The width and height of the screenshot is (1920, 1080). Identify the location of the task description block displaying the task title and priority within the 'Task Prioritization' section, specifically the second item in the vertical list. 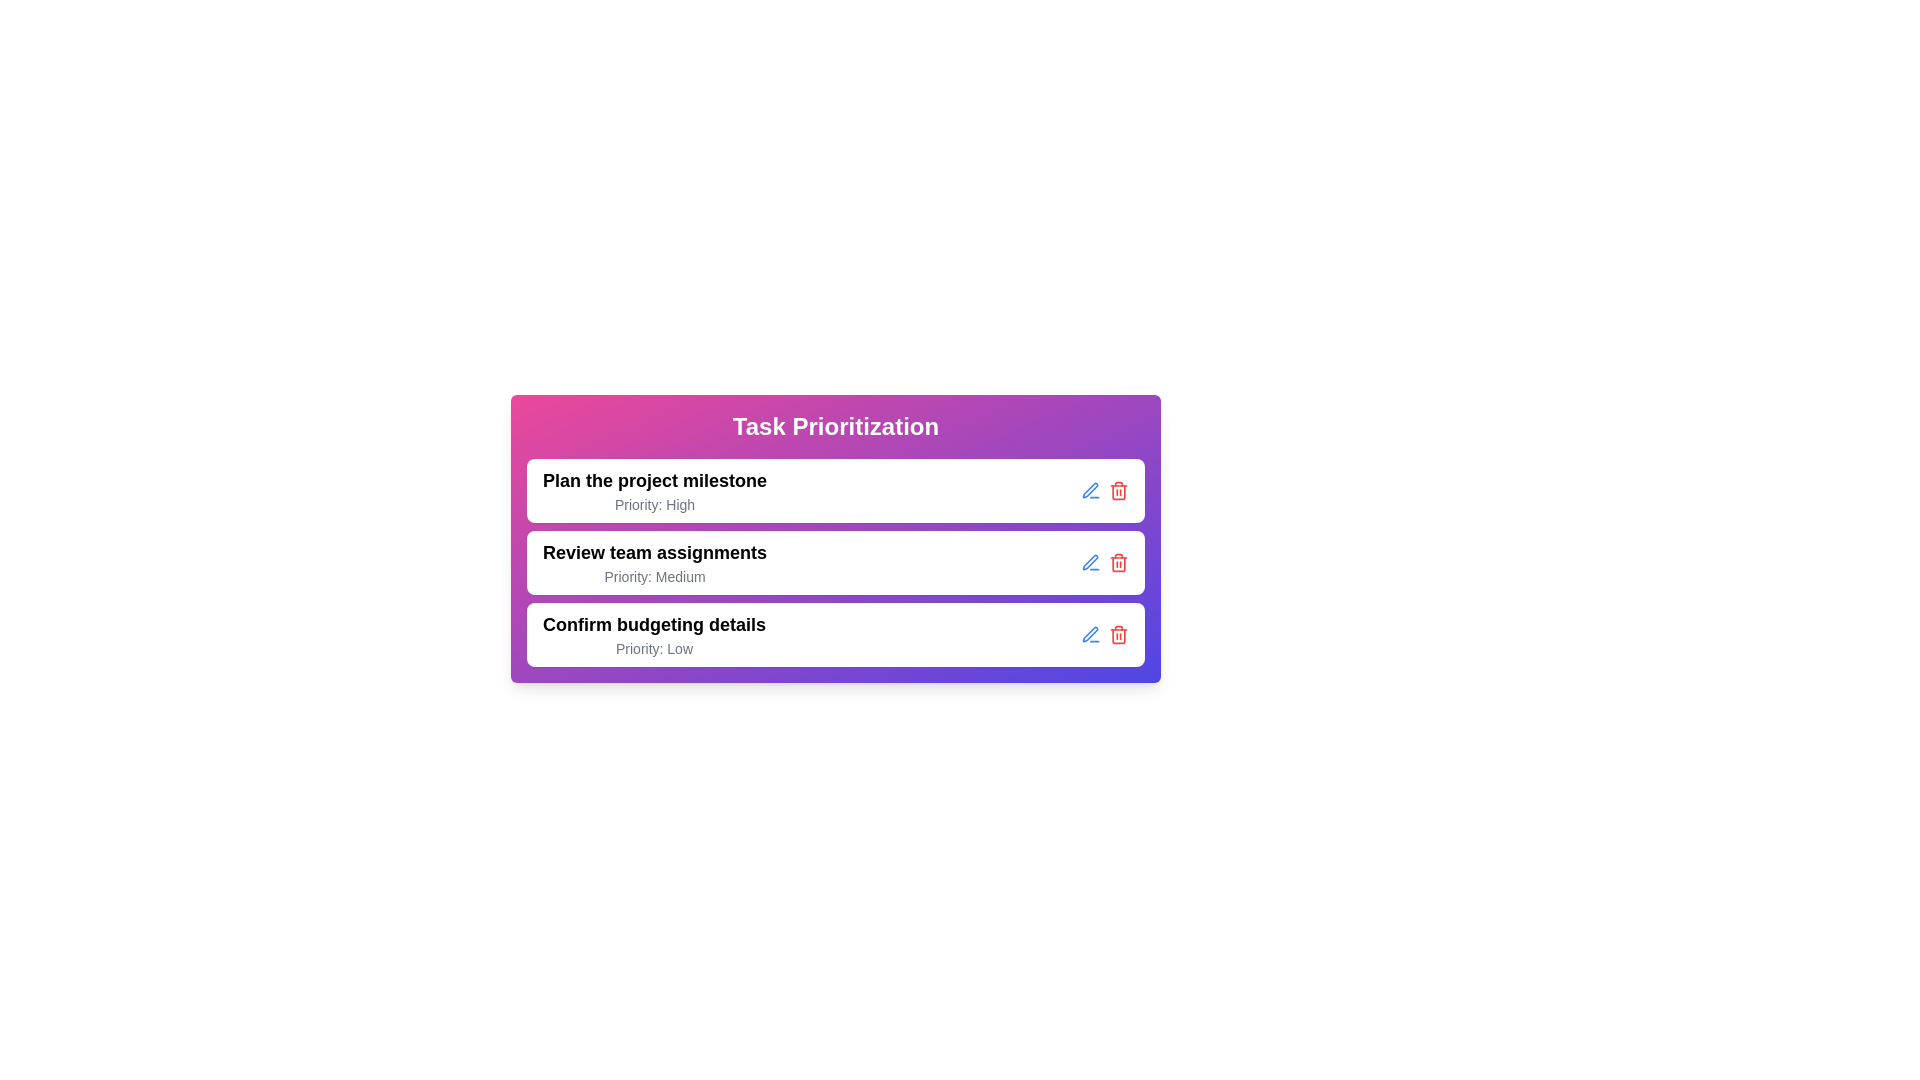
(655, 563).